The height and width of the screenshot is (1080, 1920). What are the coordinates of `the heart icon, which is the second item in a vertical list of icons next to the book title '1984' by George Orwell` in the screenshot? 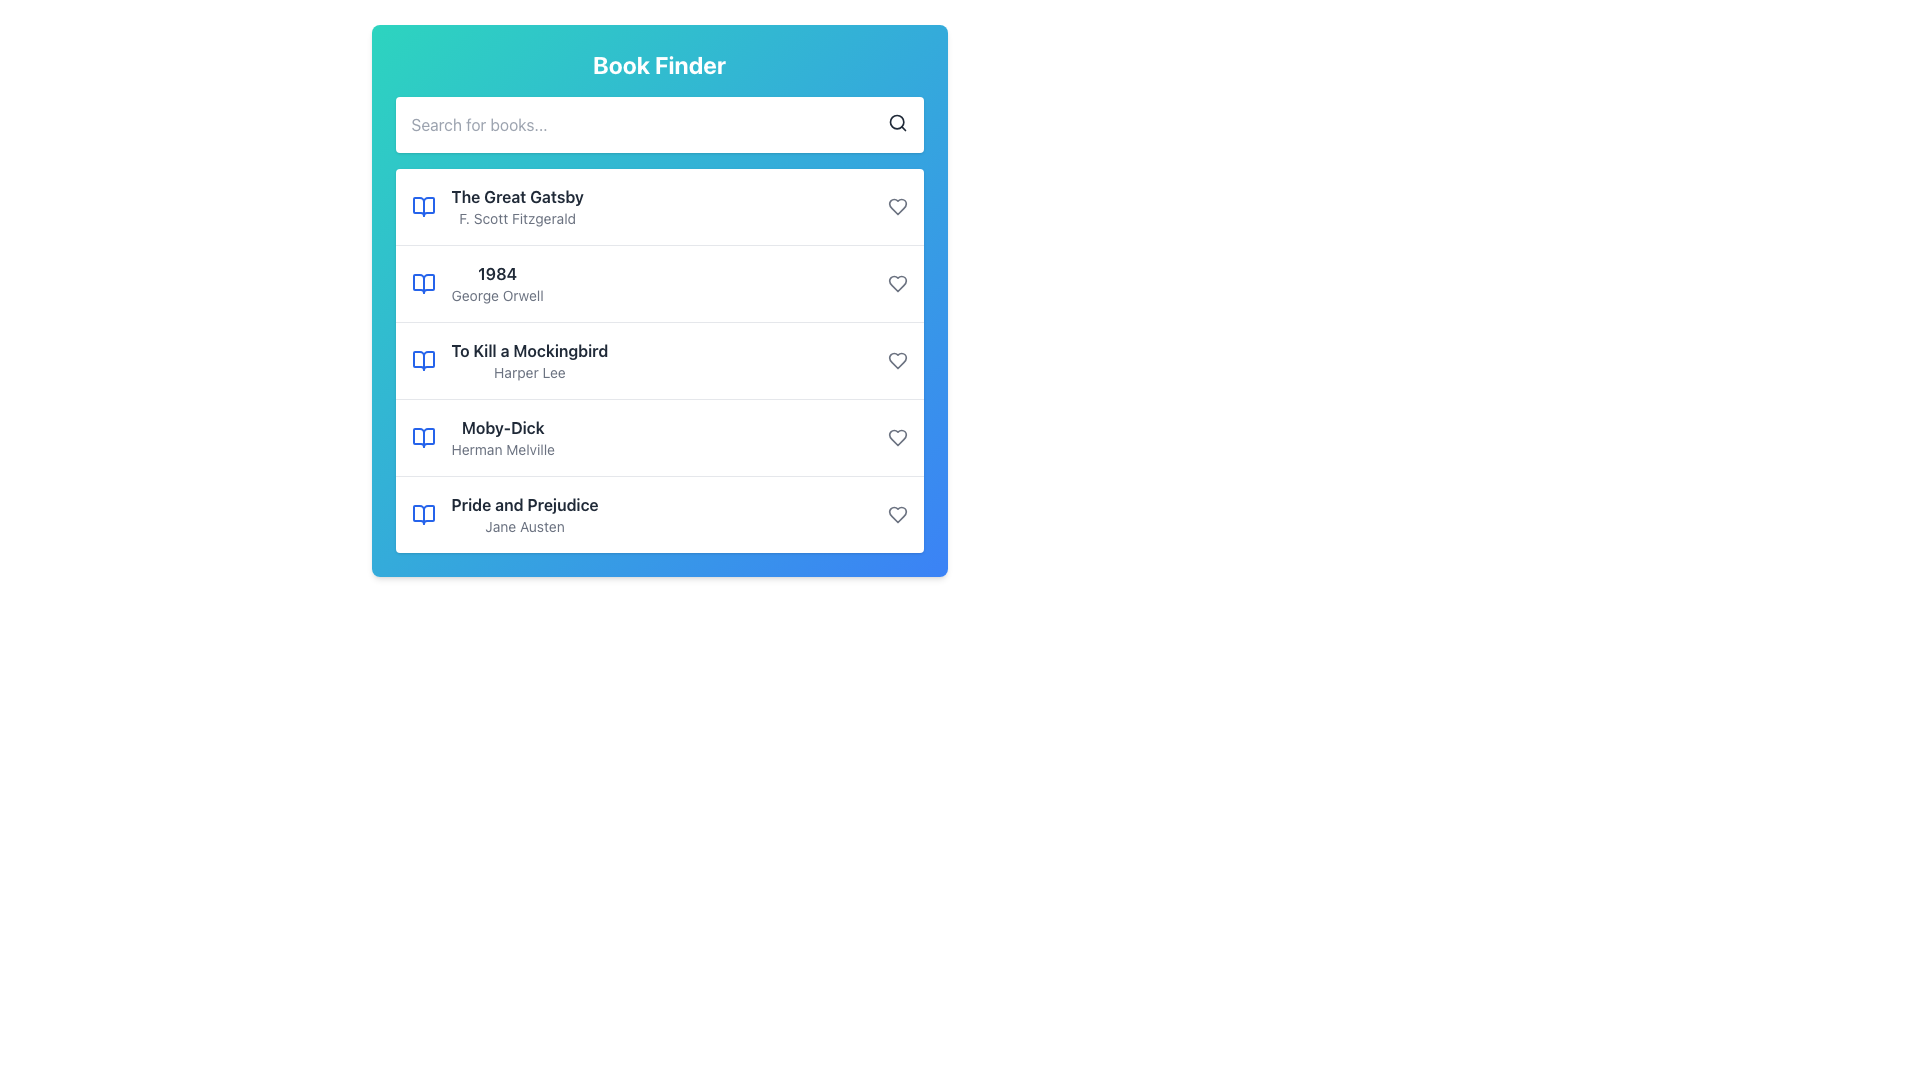 It's located at (896, 284).